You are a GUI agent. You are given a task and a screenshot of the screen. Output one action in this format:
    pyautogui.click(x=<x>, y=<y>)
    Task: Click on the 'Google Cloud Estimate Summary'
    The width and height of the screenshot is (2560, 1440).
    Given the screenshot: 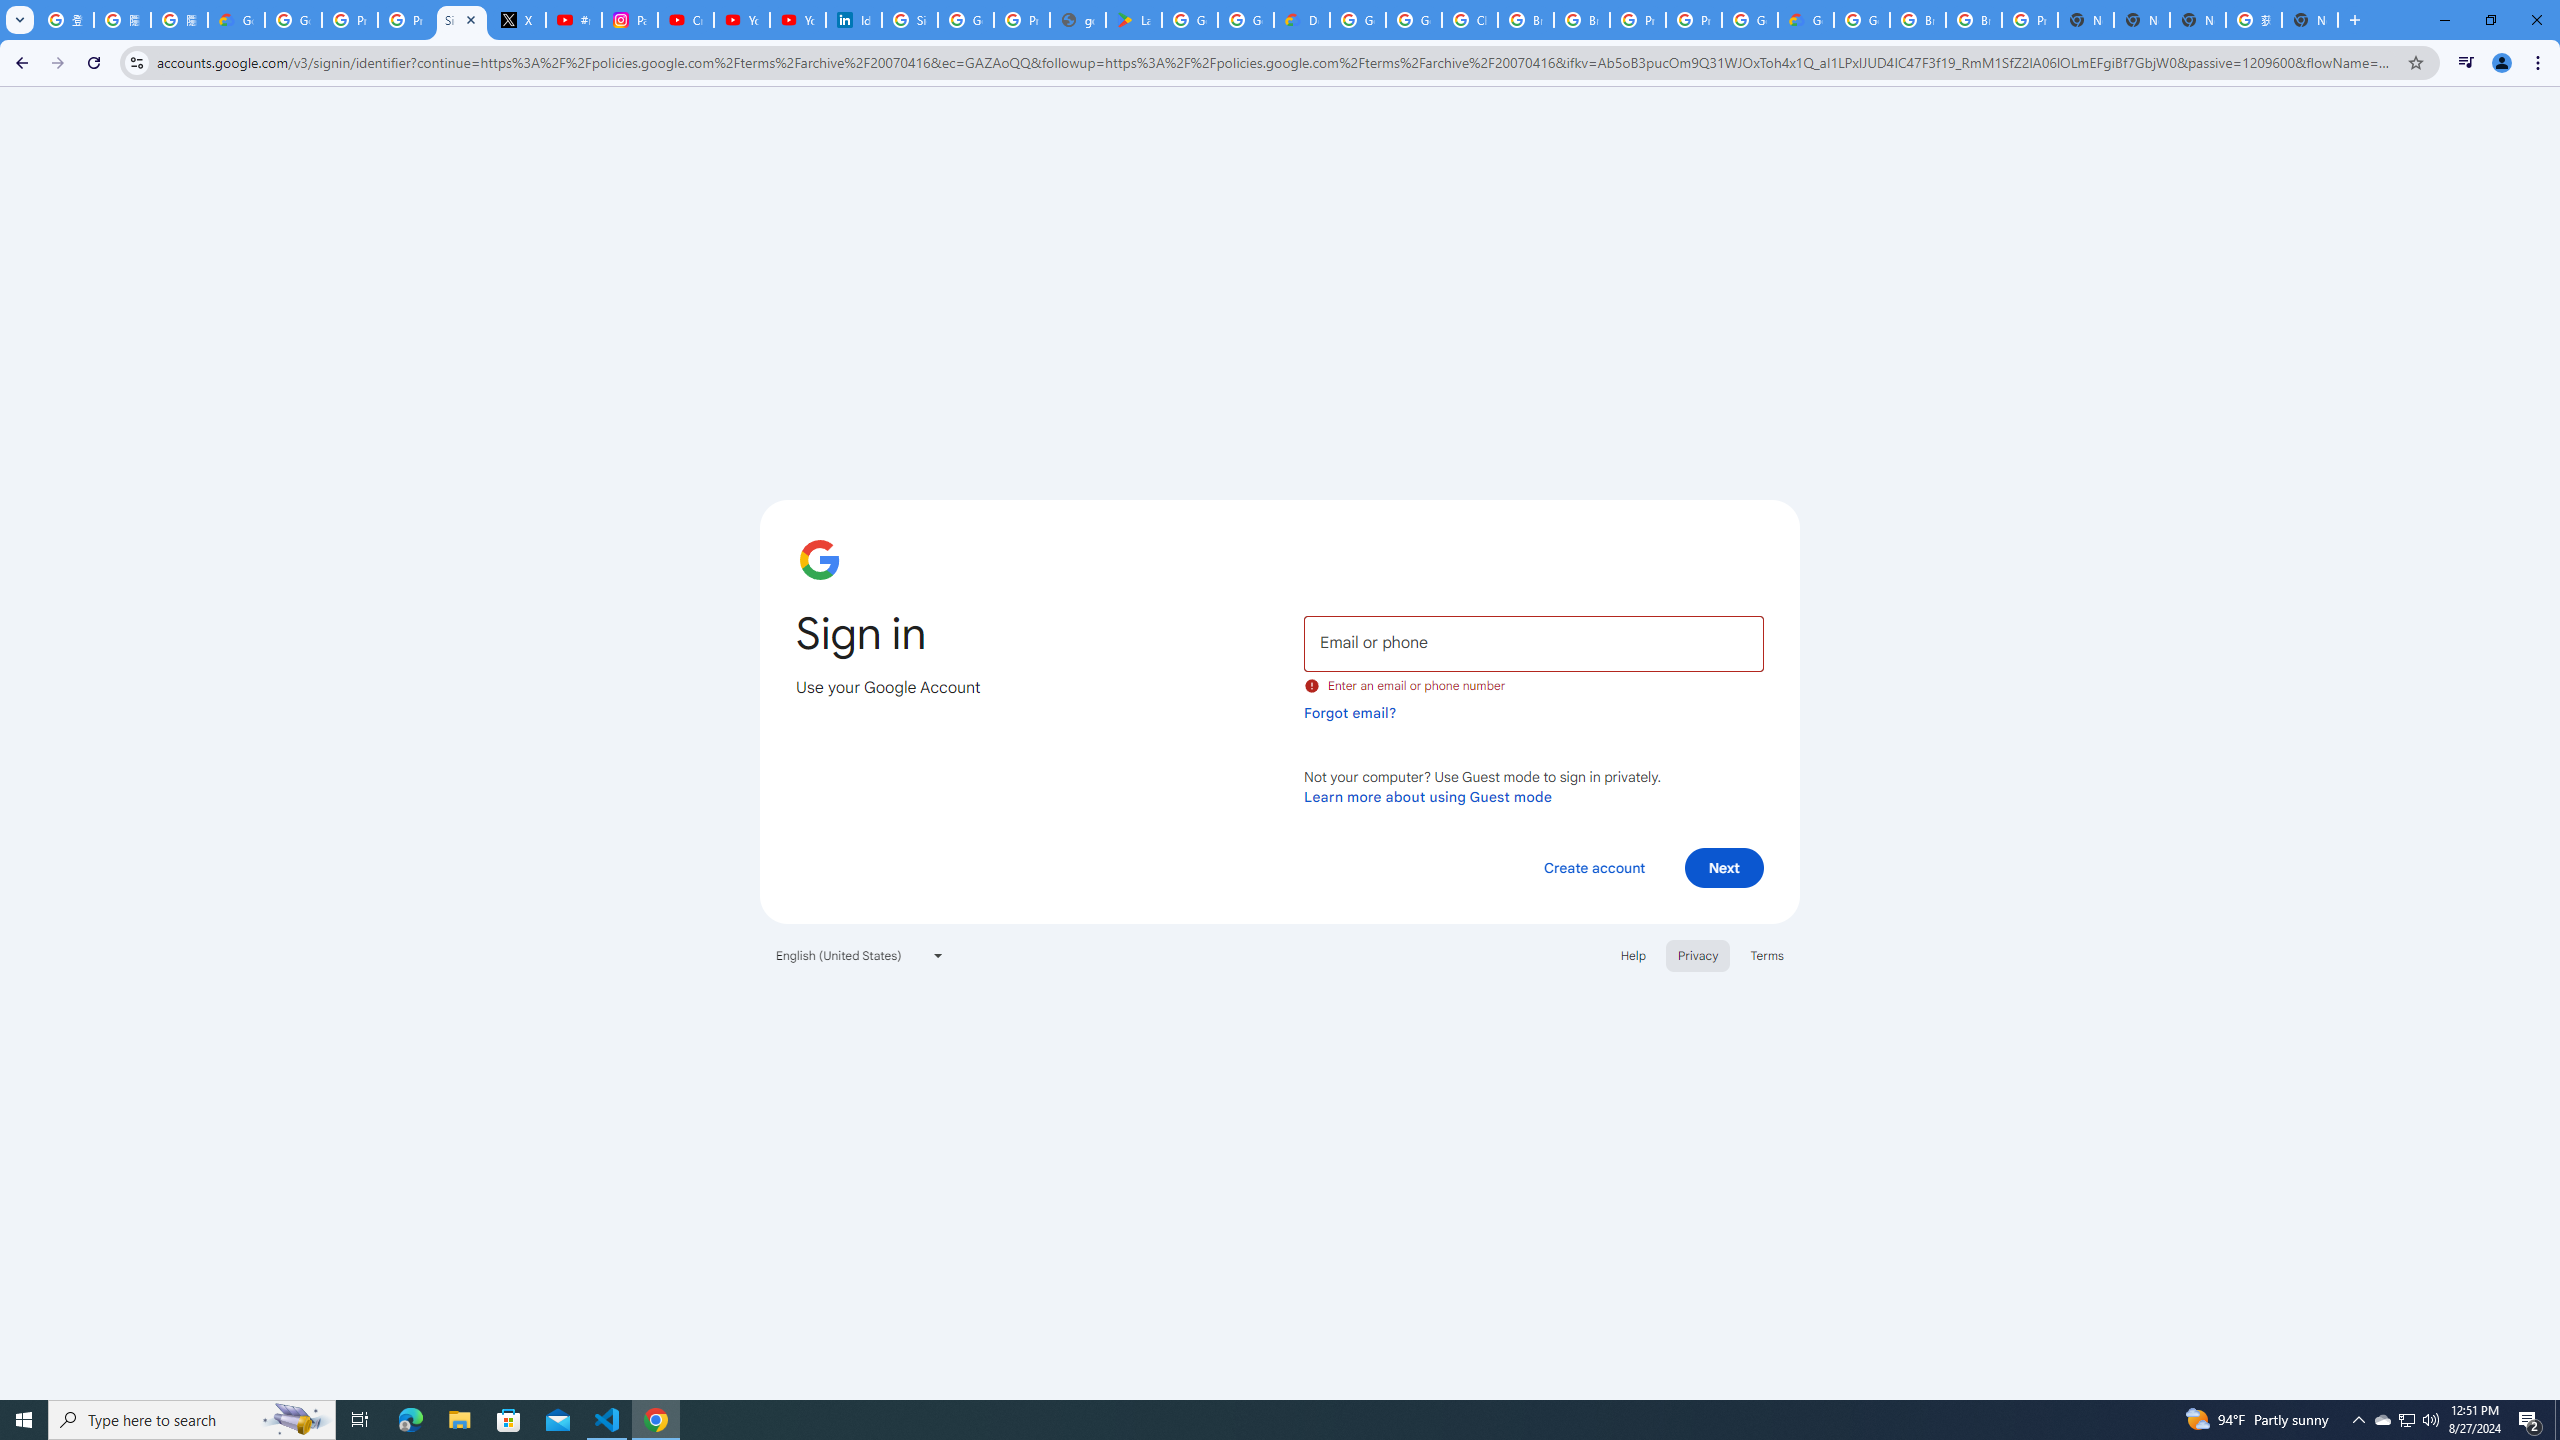 What is the action you would take?
    pyautogui.click(x=1805, y=19)
    